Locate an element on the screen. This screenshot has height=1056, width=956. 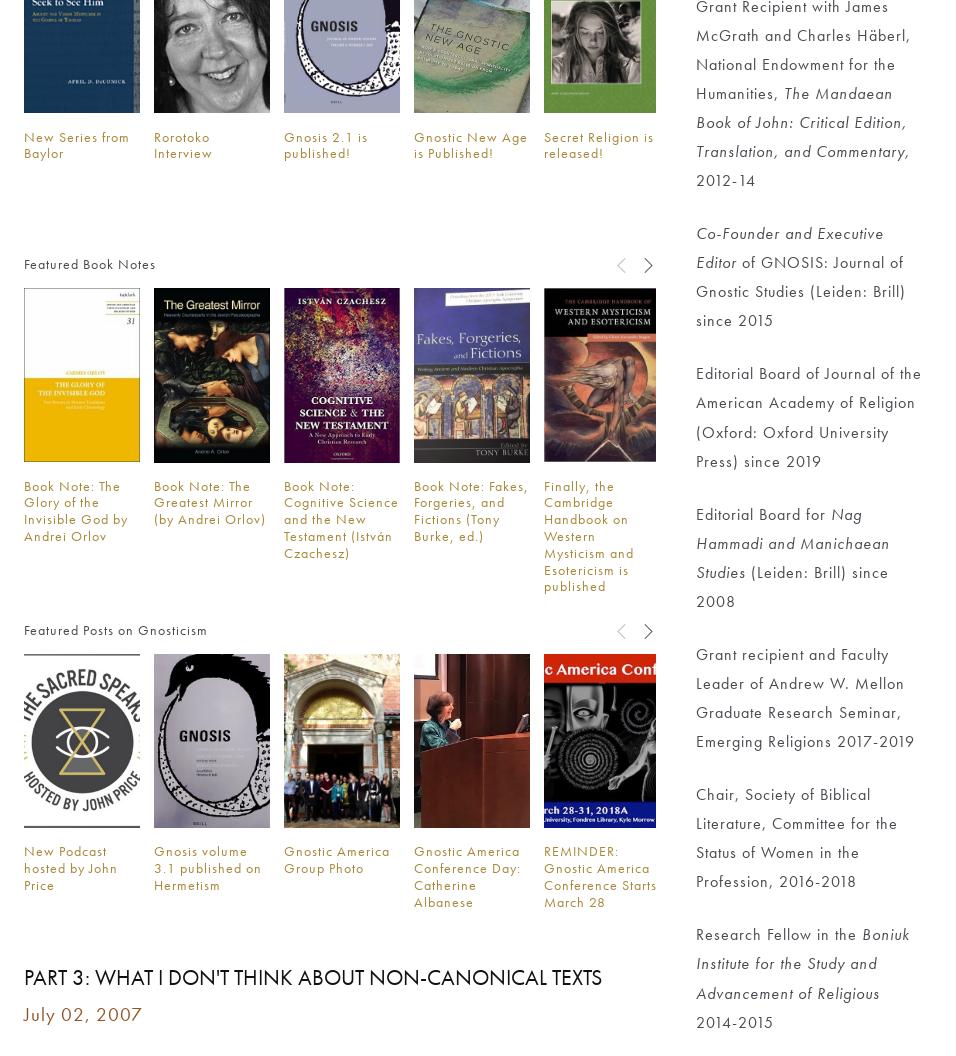
'Book Note: The Glory of the Invisible God by Andrei Orlov' is located at coordinates (75, 509).